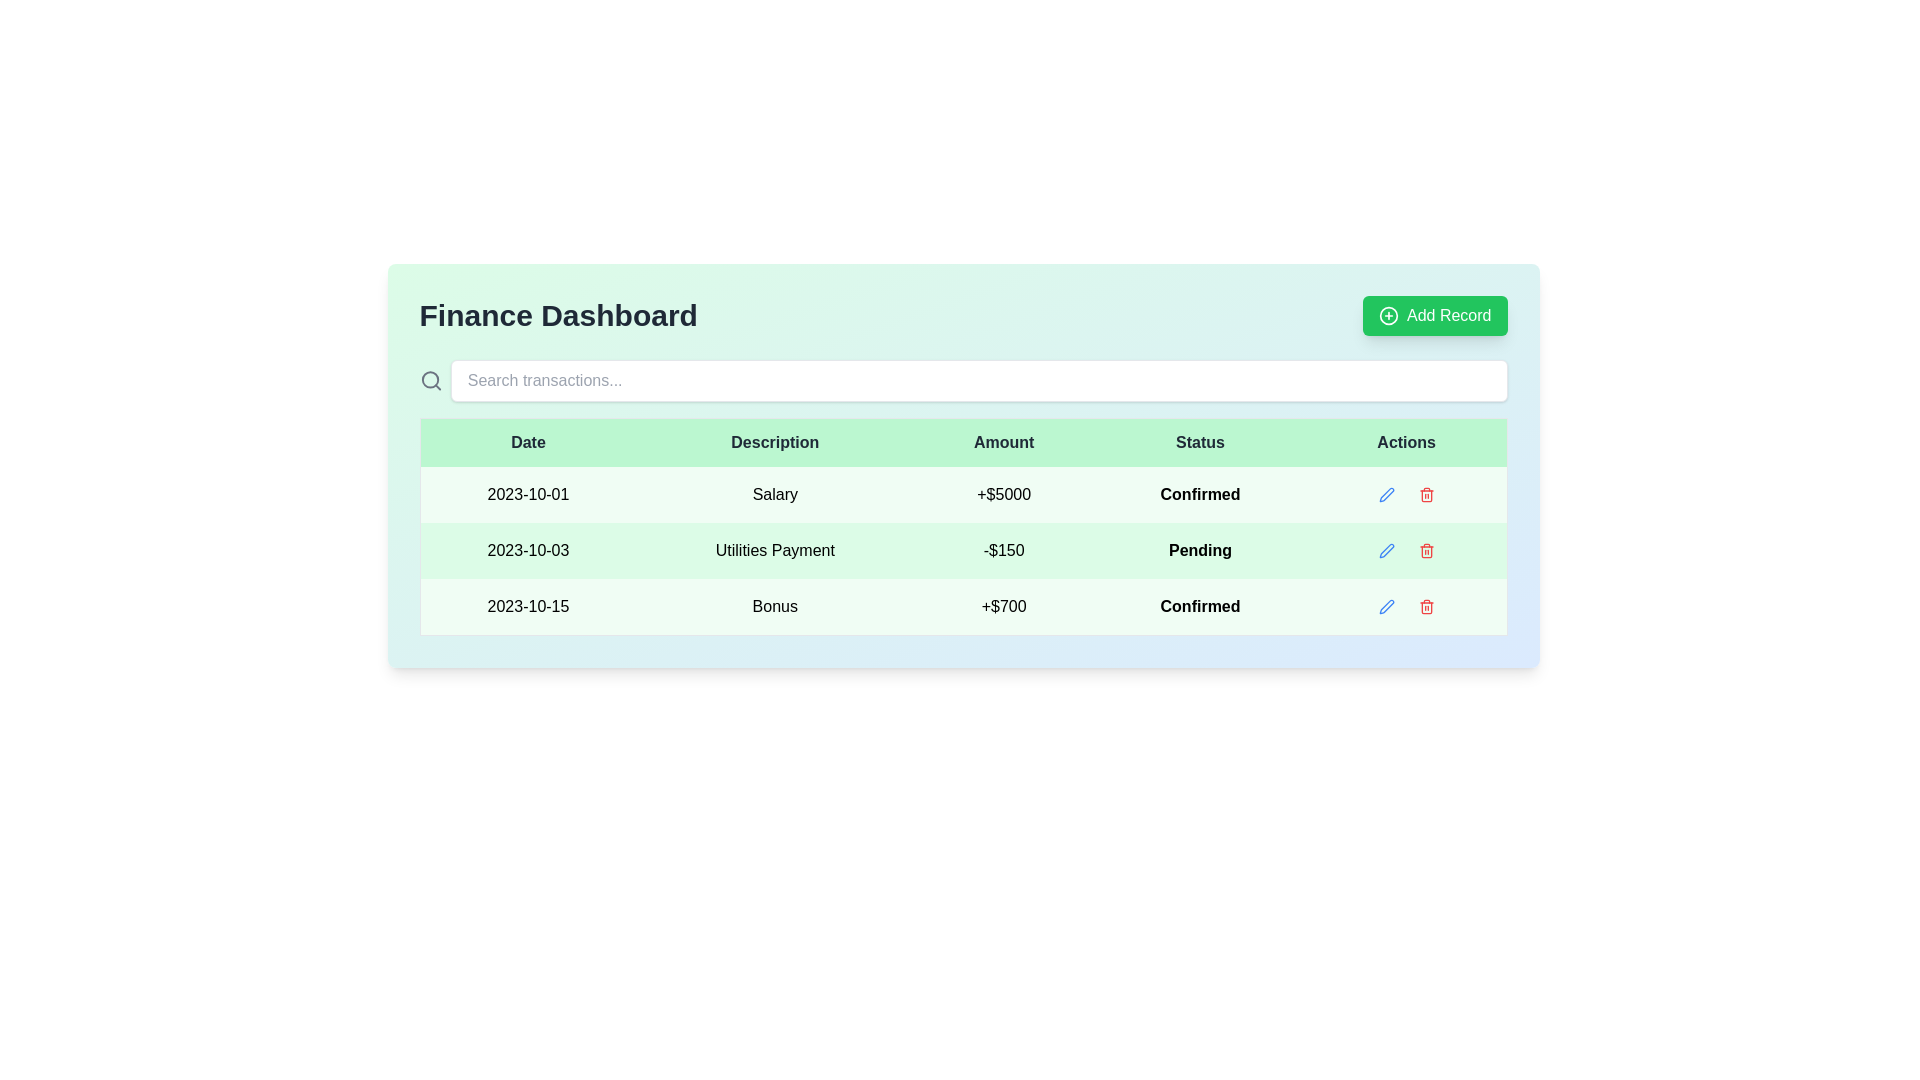  I want to click on the trash bin delete button located in the 'Actions' column of the second row in the data table, so click(1425, 551).